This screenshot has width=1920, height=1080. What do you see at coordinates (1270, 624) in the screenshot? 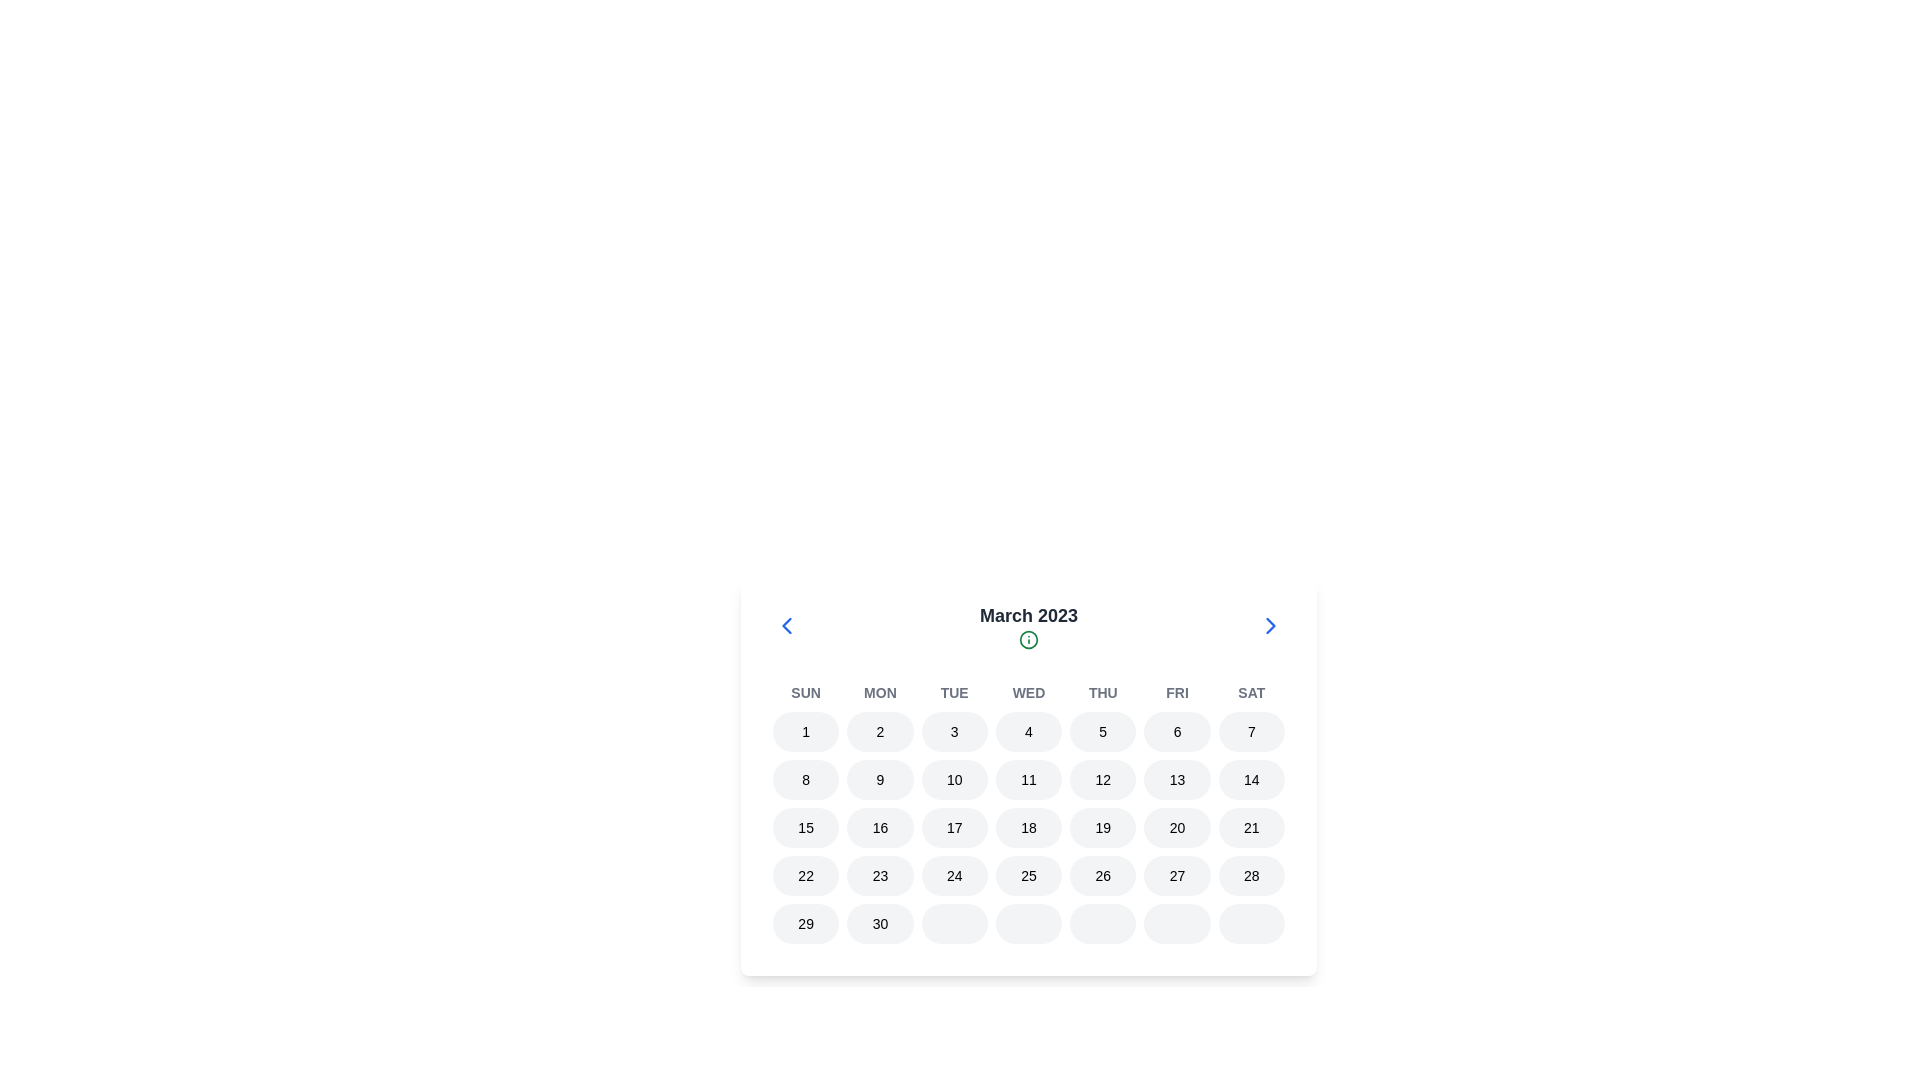
I see `the navigation button located at the top-right corner of the calendar interface, adjacent to the title 'March 2023'` at bounding box center [1270, 624].